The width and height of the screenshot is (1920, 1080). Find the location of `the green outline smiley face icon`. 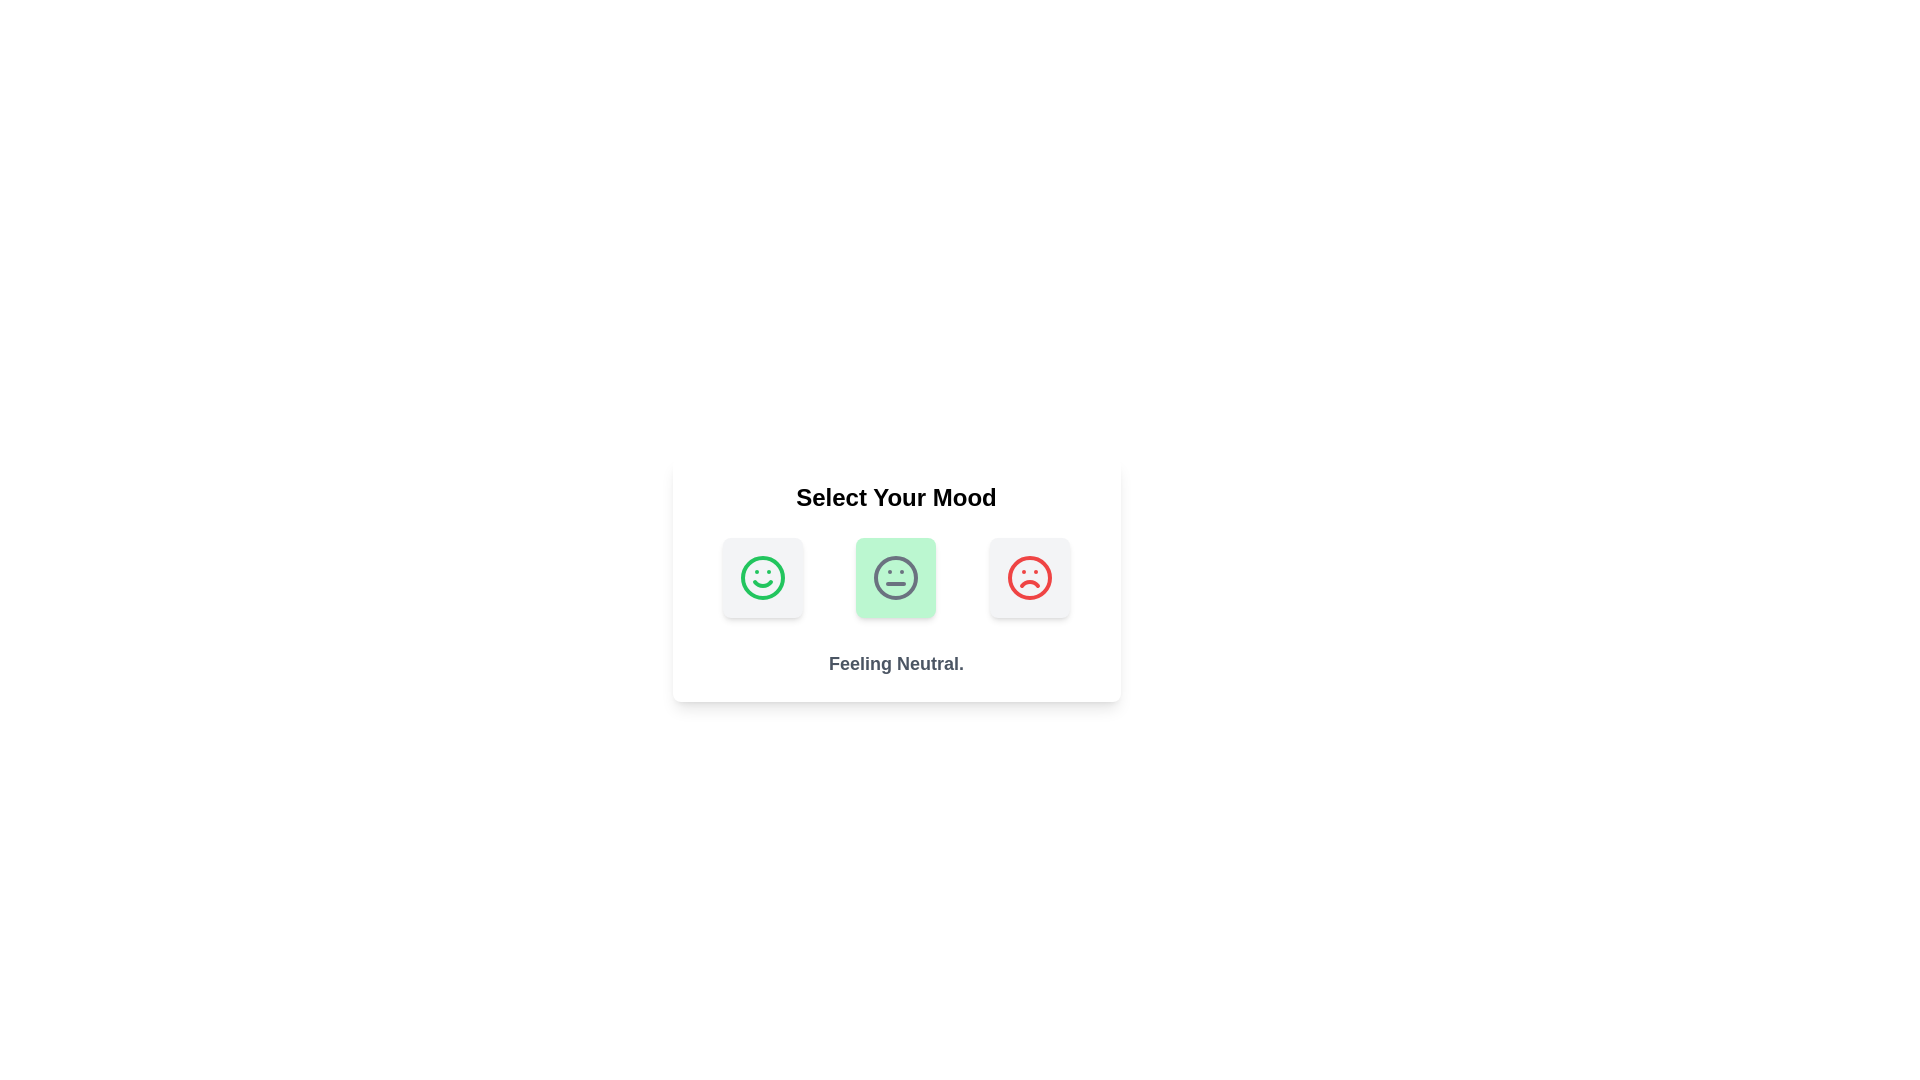

the green outline smiley face icon is located at coordinates (762, 578).